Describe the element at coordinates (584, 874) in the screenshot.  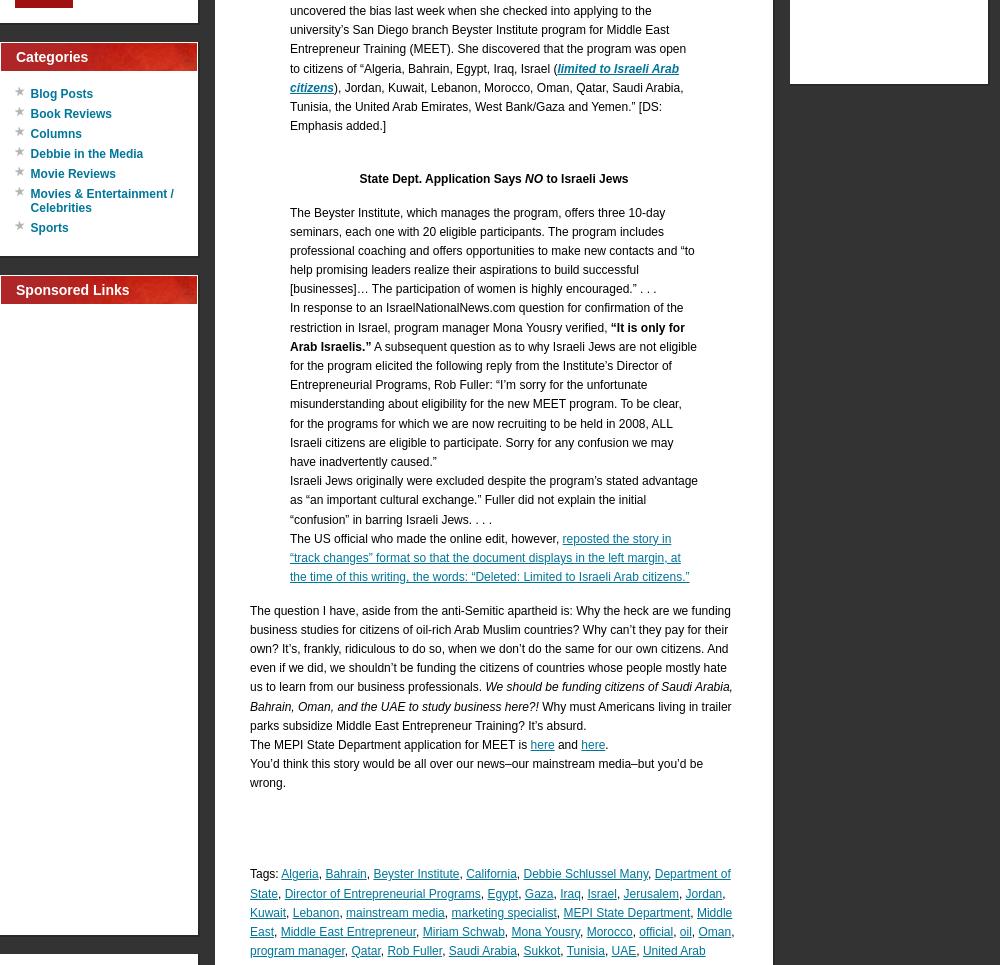
I see `'Debbie Schlussel Many'` at that location.